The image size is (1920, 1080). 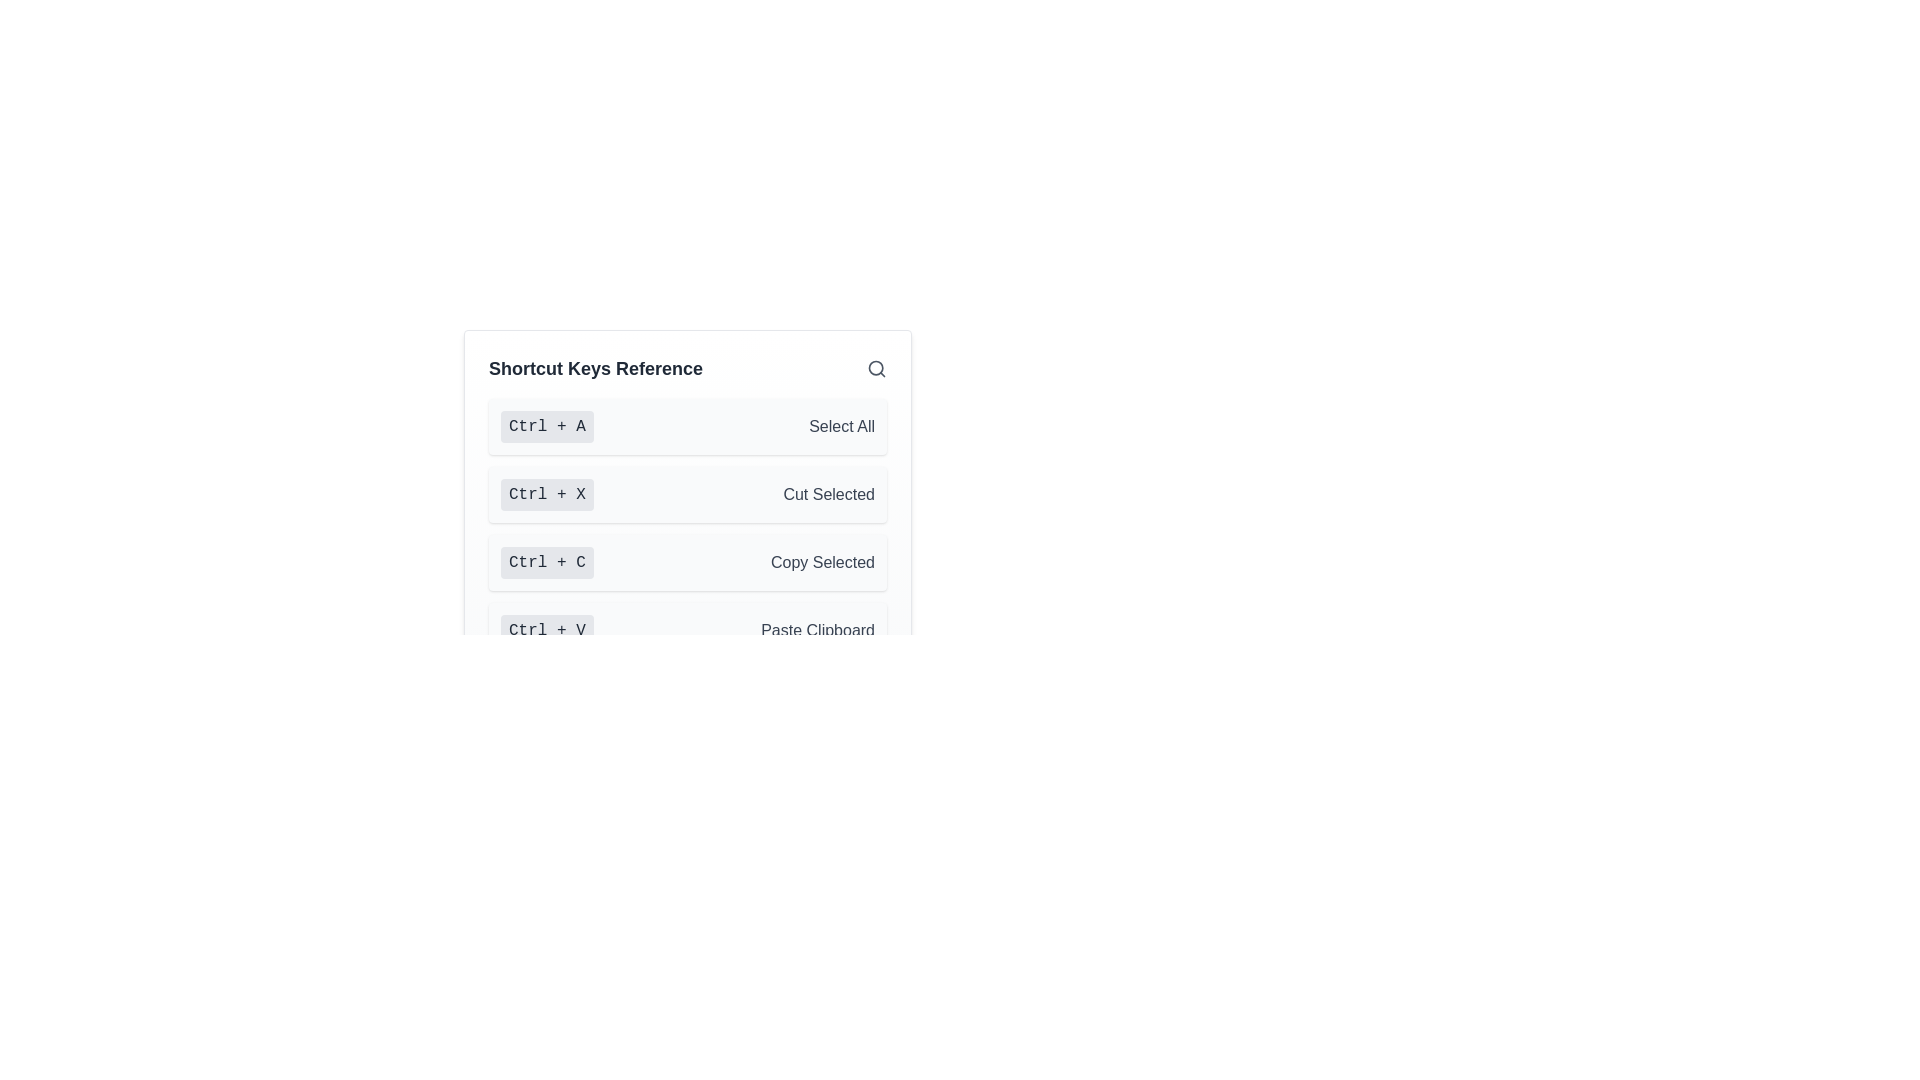 What do you see at coordinates (842, 426) in the screenshot?
I see `the 'Select All' text label, which displays the phrase in medium-gray font color and is positioned to the right of the 'Ctrl + A' label` at bounding box center [842, 426].